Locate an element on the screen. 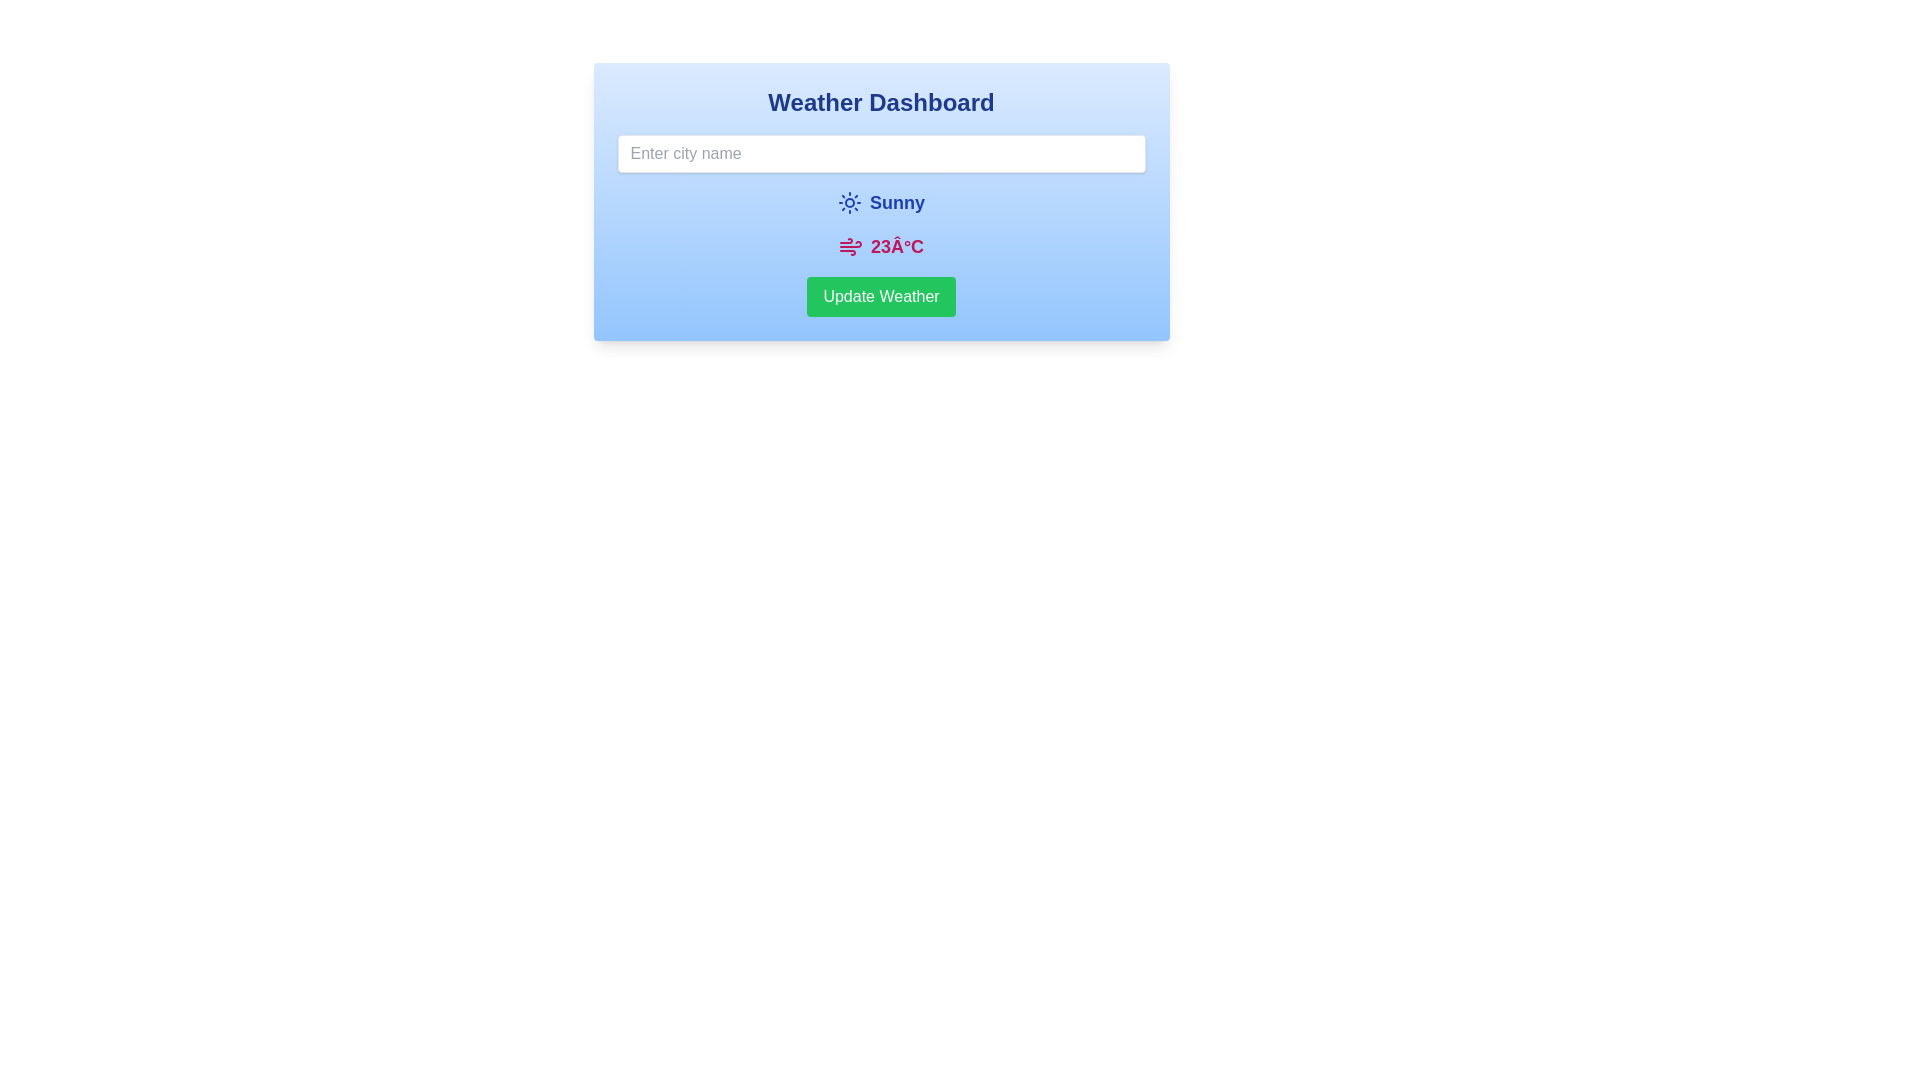  the wind conditions icon located immediately to the left of the '23°C' text in the temperature display is located at coordinates (850, 245).